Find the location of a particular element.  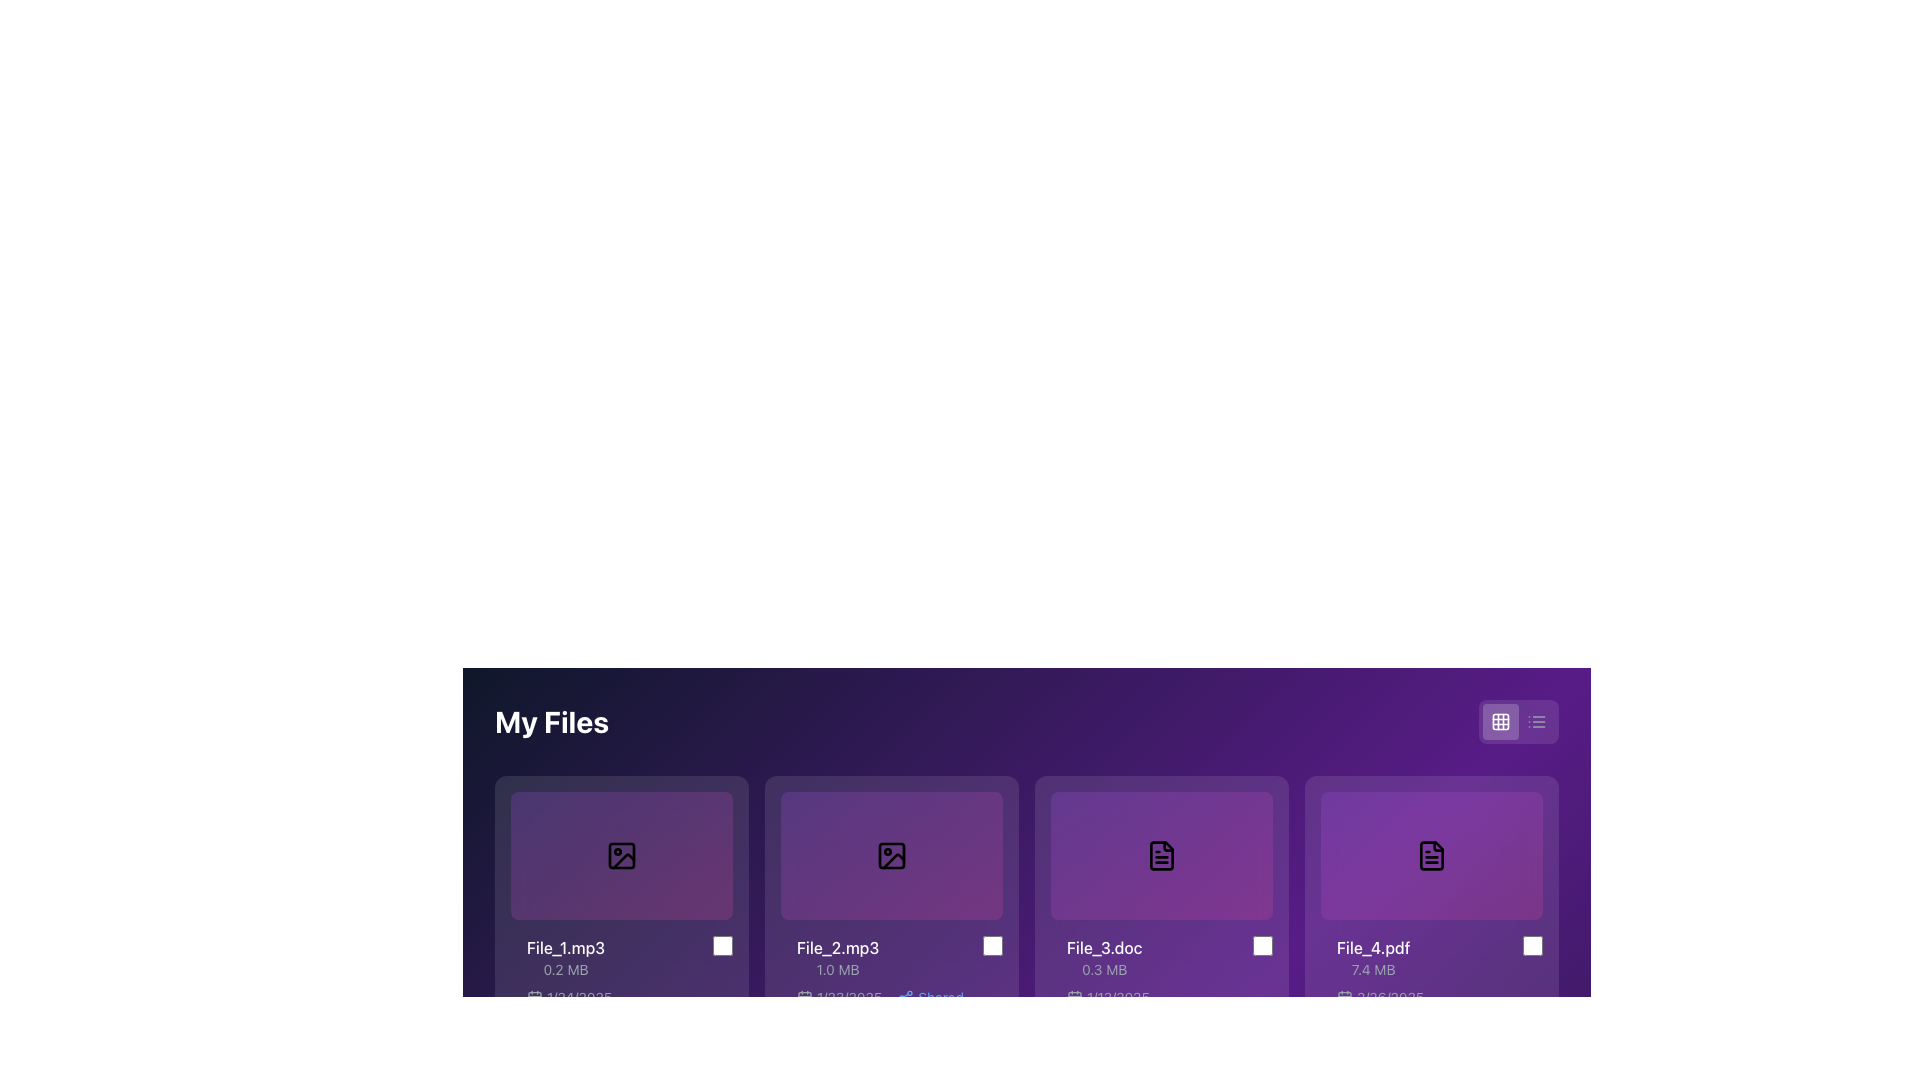

the grid icon button located in the upper-right corner of the interface is located at coordinates (1501, 721).